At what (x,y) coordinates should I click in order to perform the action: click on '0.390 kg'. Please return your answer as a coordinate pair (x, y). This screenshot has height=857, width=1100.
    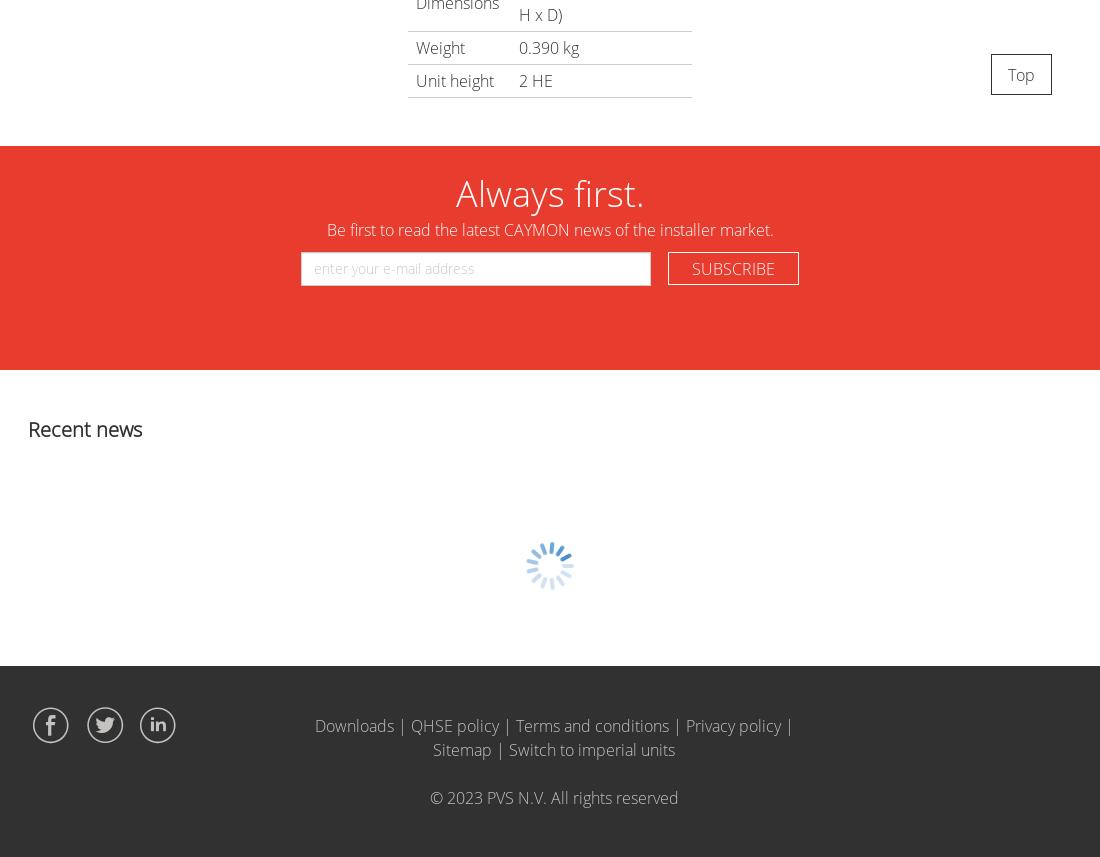
    Looking at the image, I should click on (517, 46).